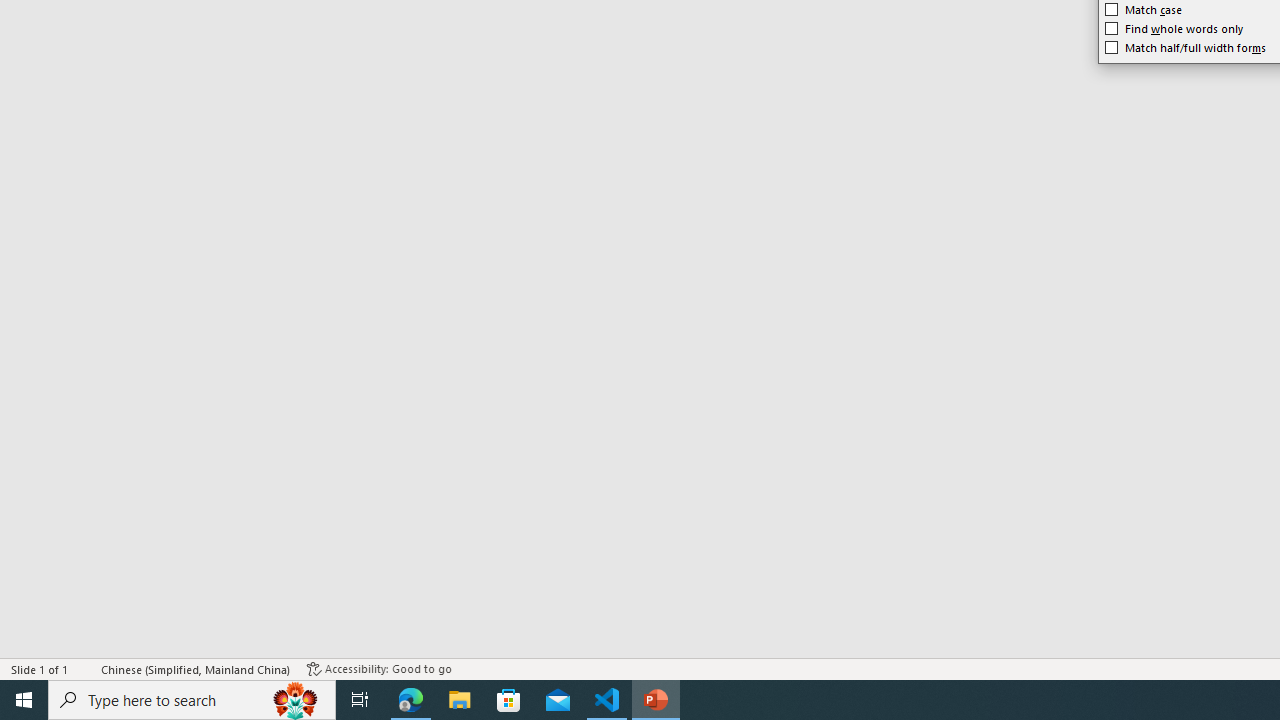 The image size is (1280, 720). Describe the element at coordinates (509, 698) in the screenshot. I see `'Microsoft Store'` at that location.